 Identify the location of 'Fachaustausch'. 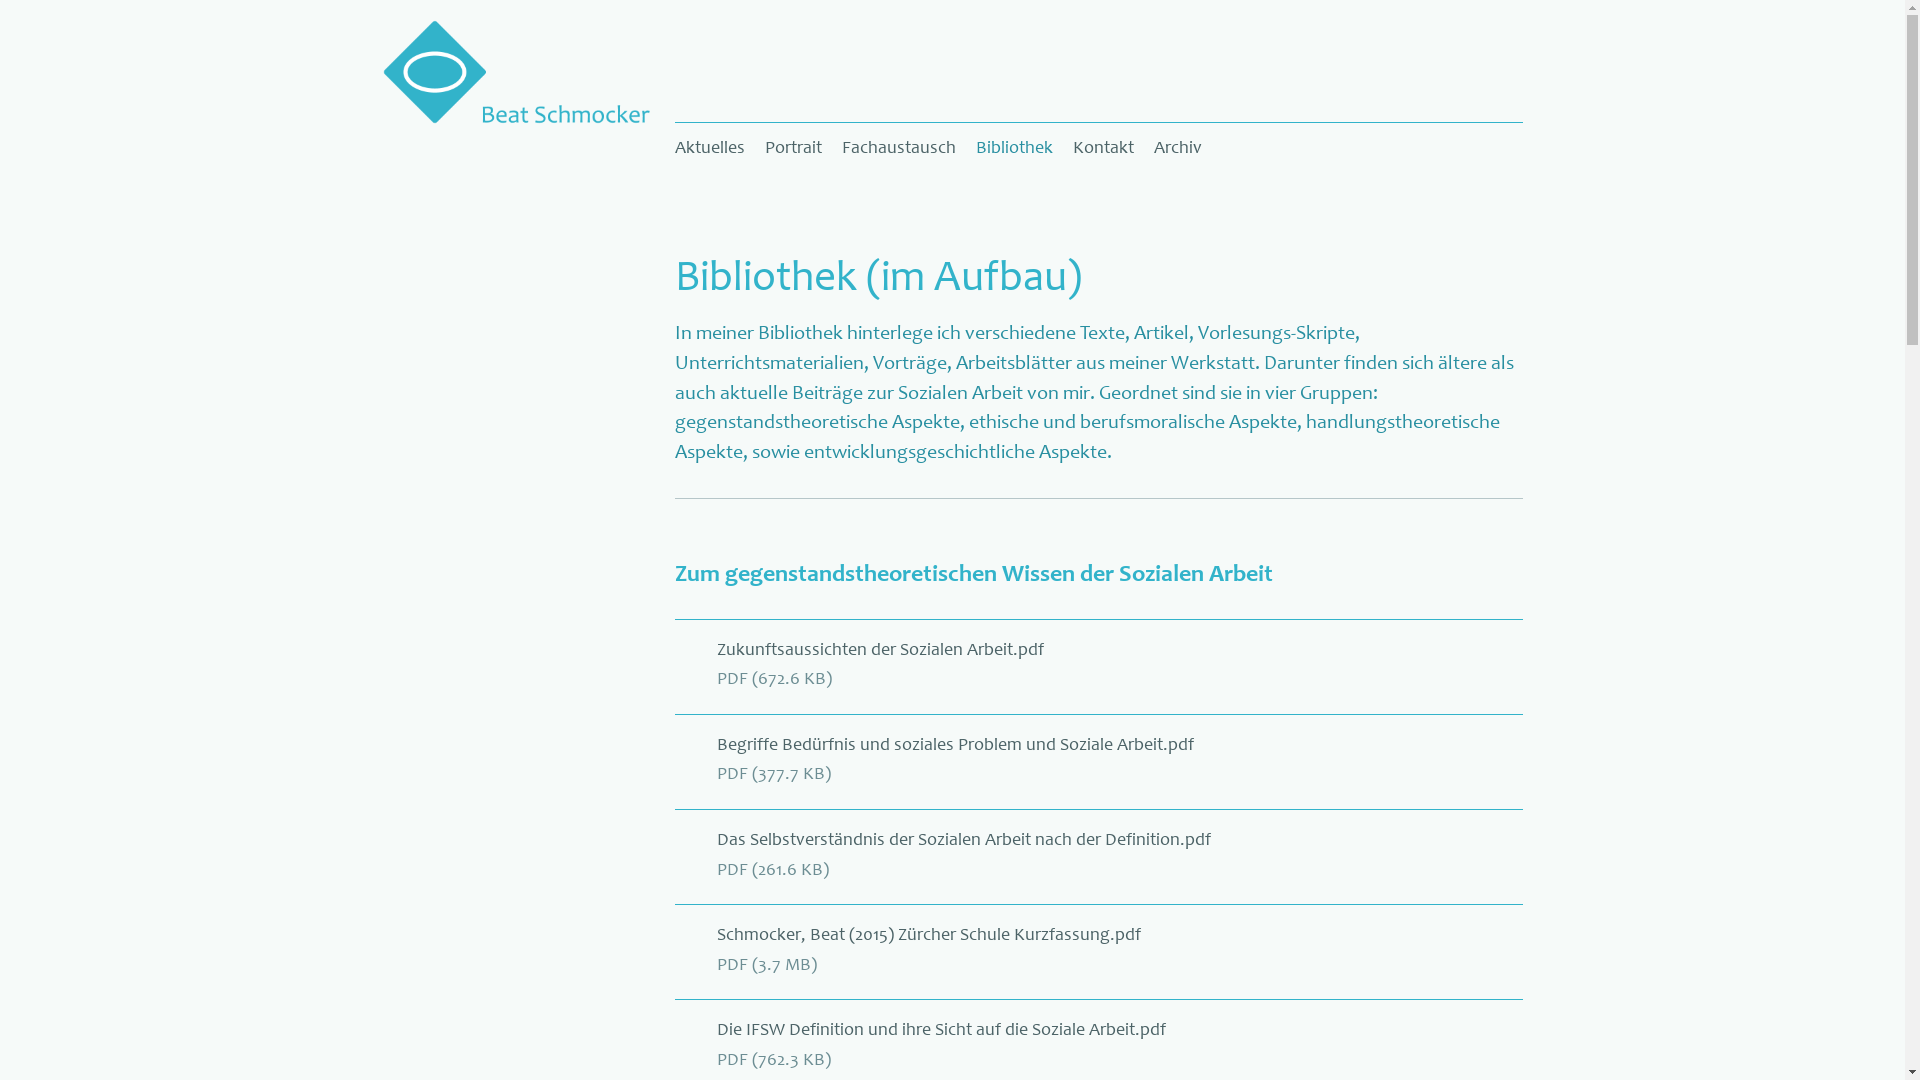
(831, 146).